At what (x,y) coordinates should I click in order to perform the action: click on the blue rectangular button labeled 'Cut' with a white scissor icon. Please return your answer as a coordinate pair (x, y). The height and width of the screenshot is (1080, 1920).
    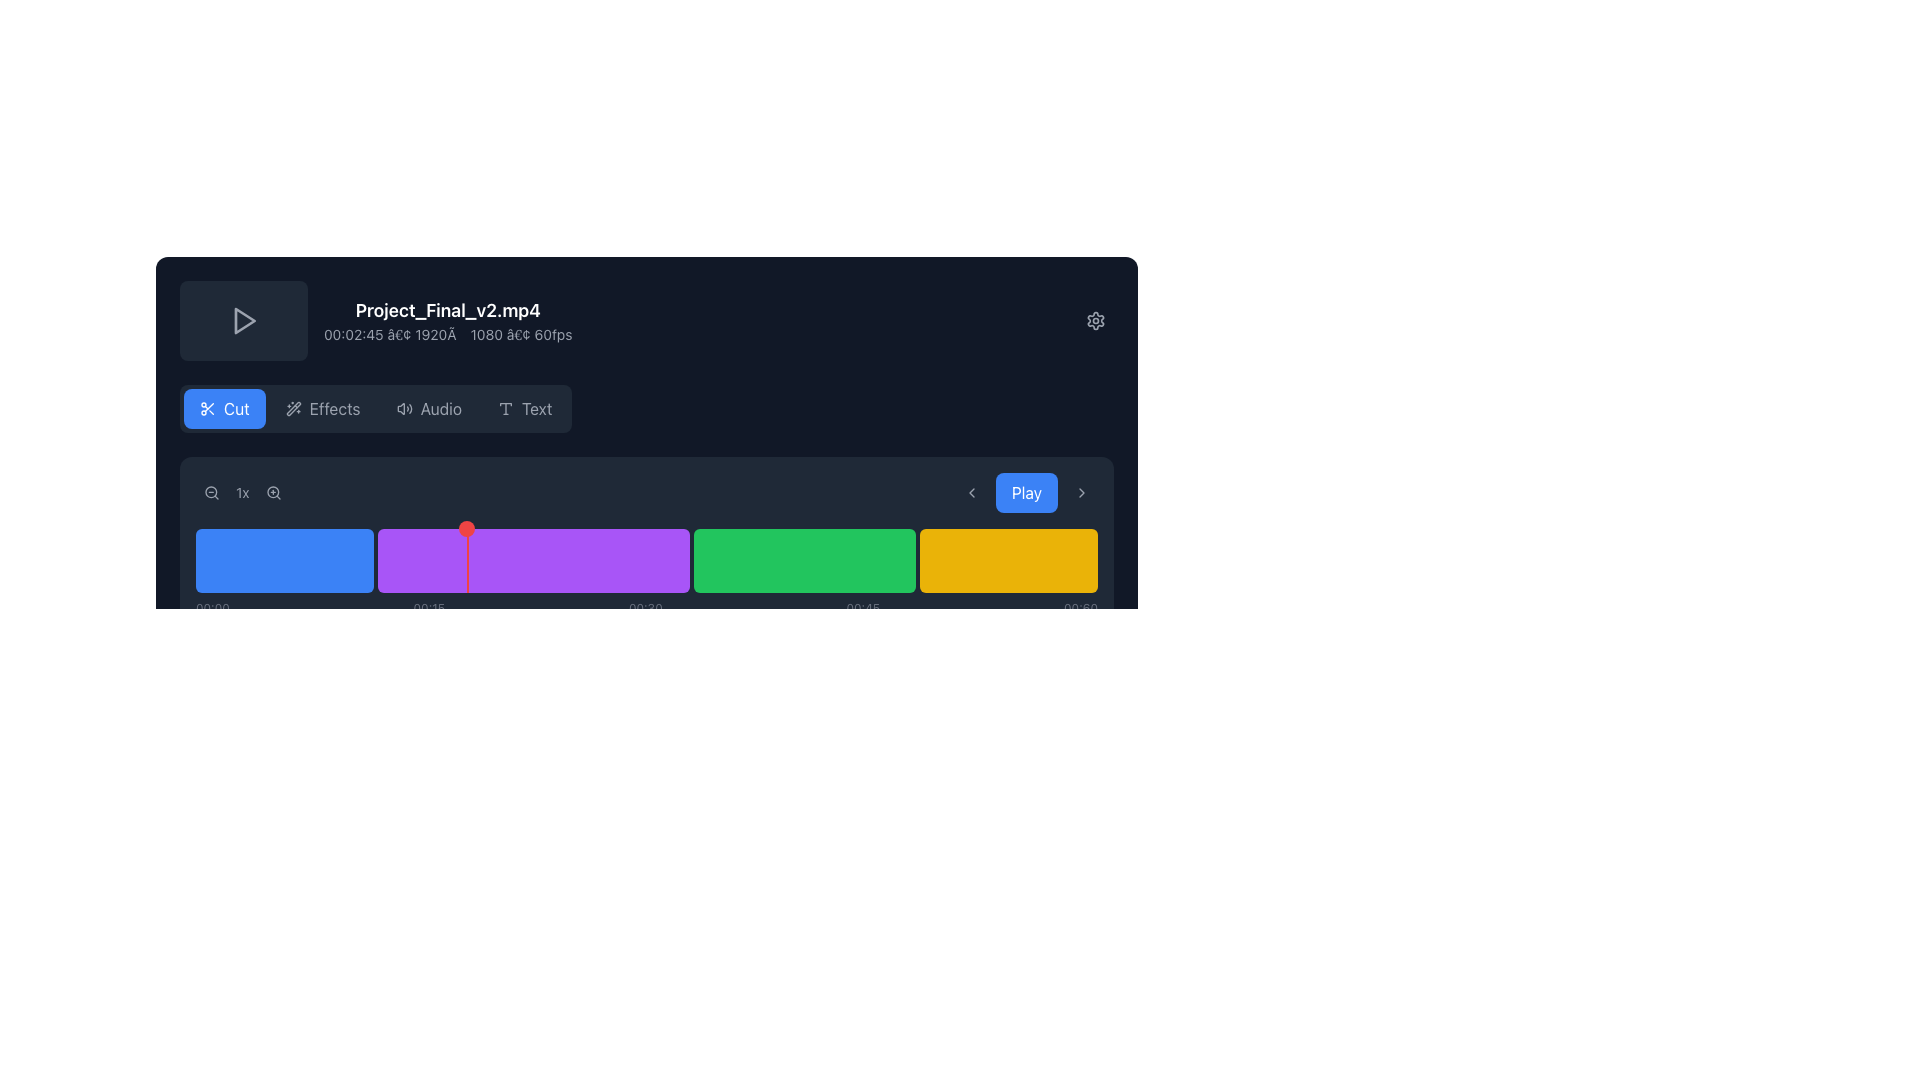
    Looking at the image, I should click on (224, 407).